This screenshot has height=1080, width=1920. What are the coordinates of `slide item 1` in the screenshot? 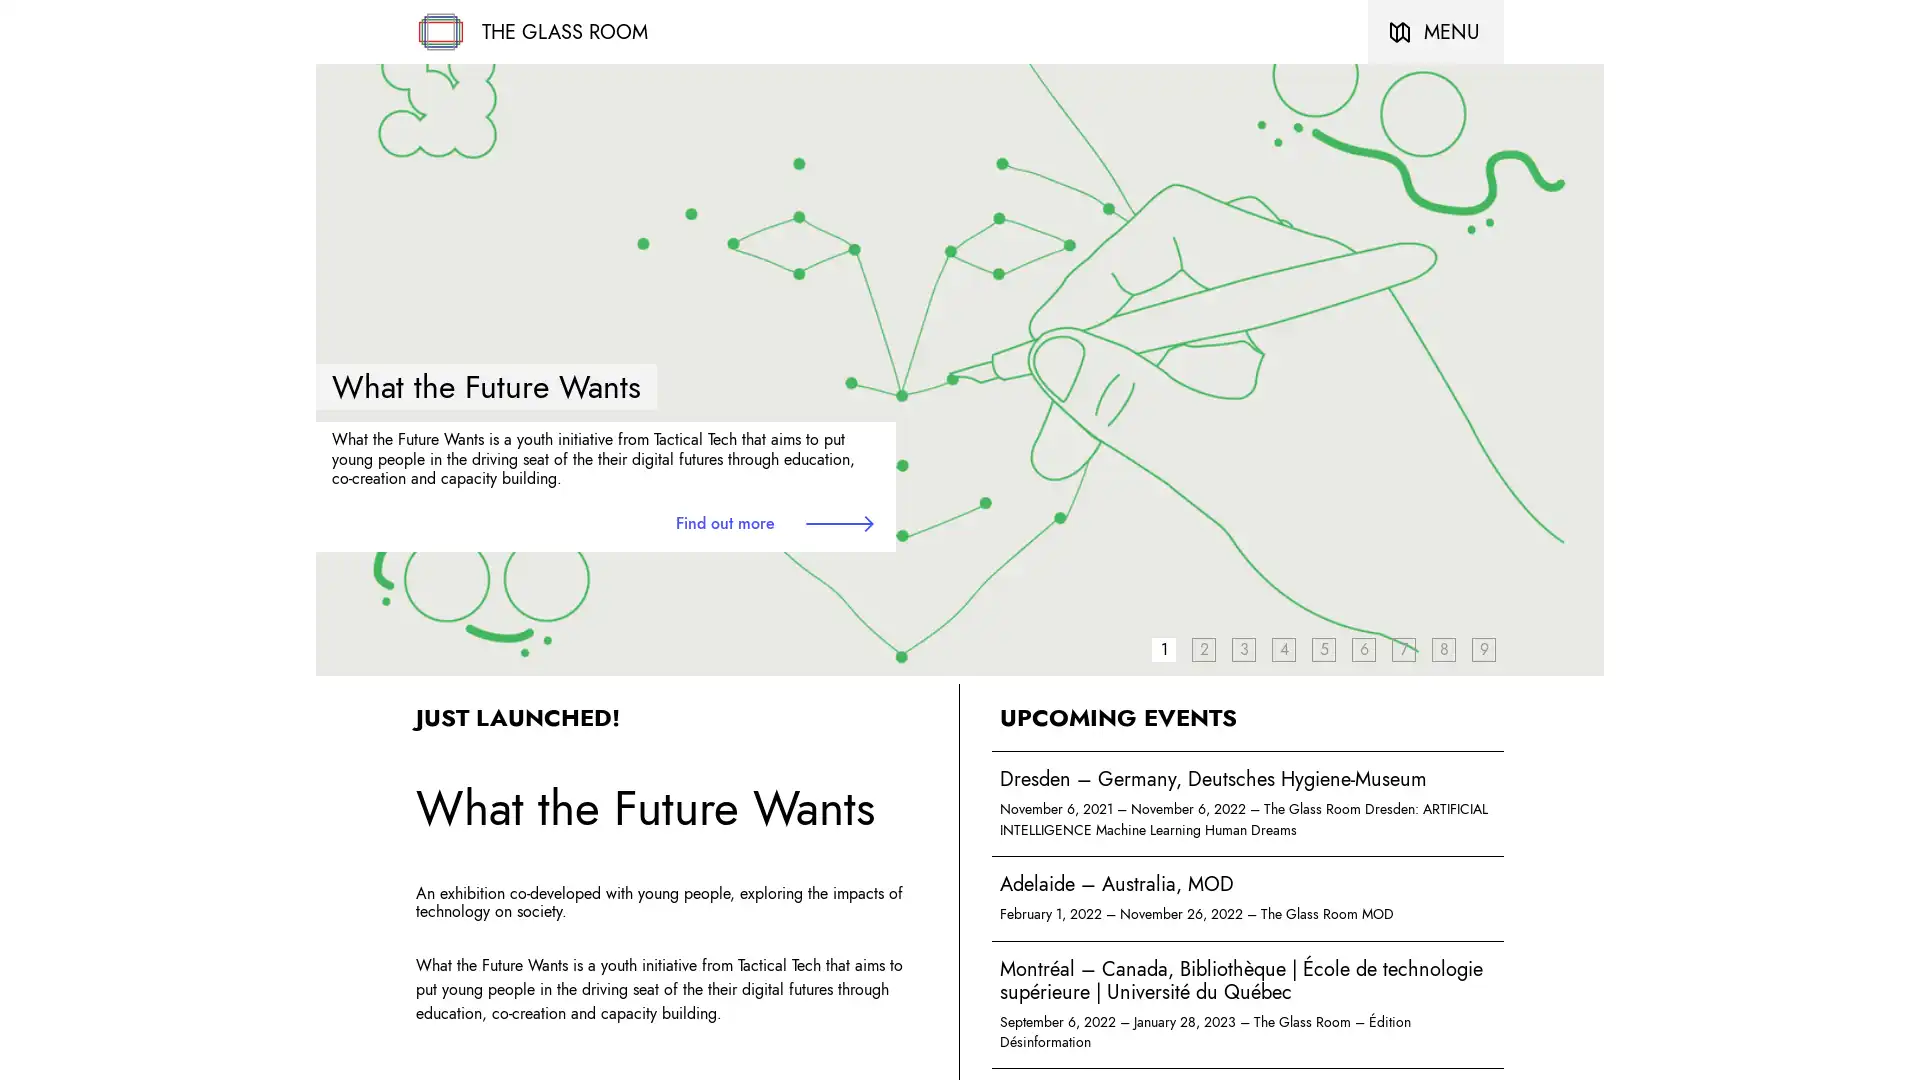 It's located at (1163, 648).